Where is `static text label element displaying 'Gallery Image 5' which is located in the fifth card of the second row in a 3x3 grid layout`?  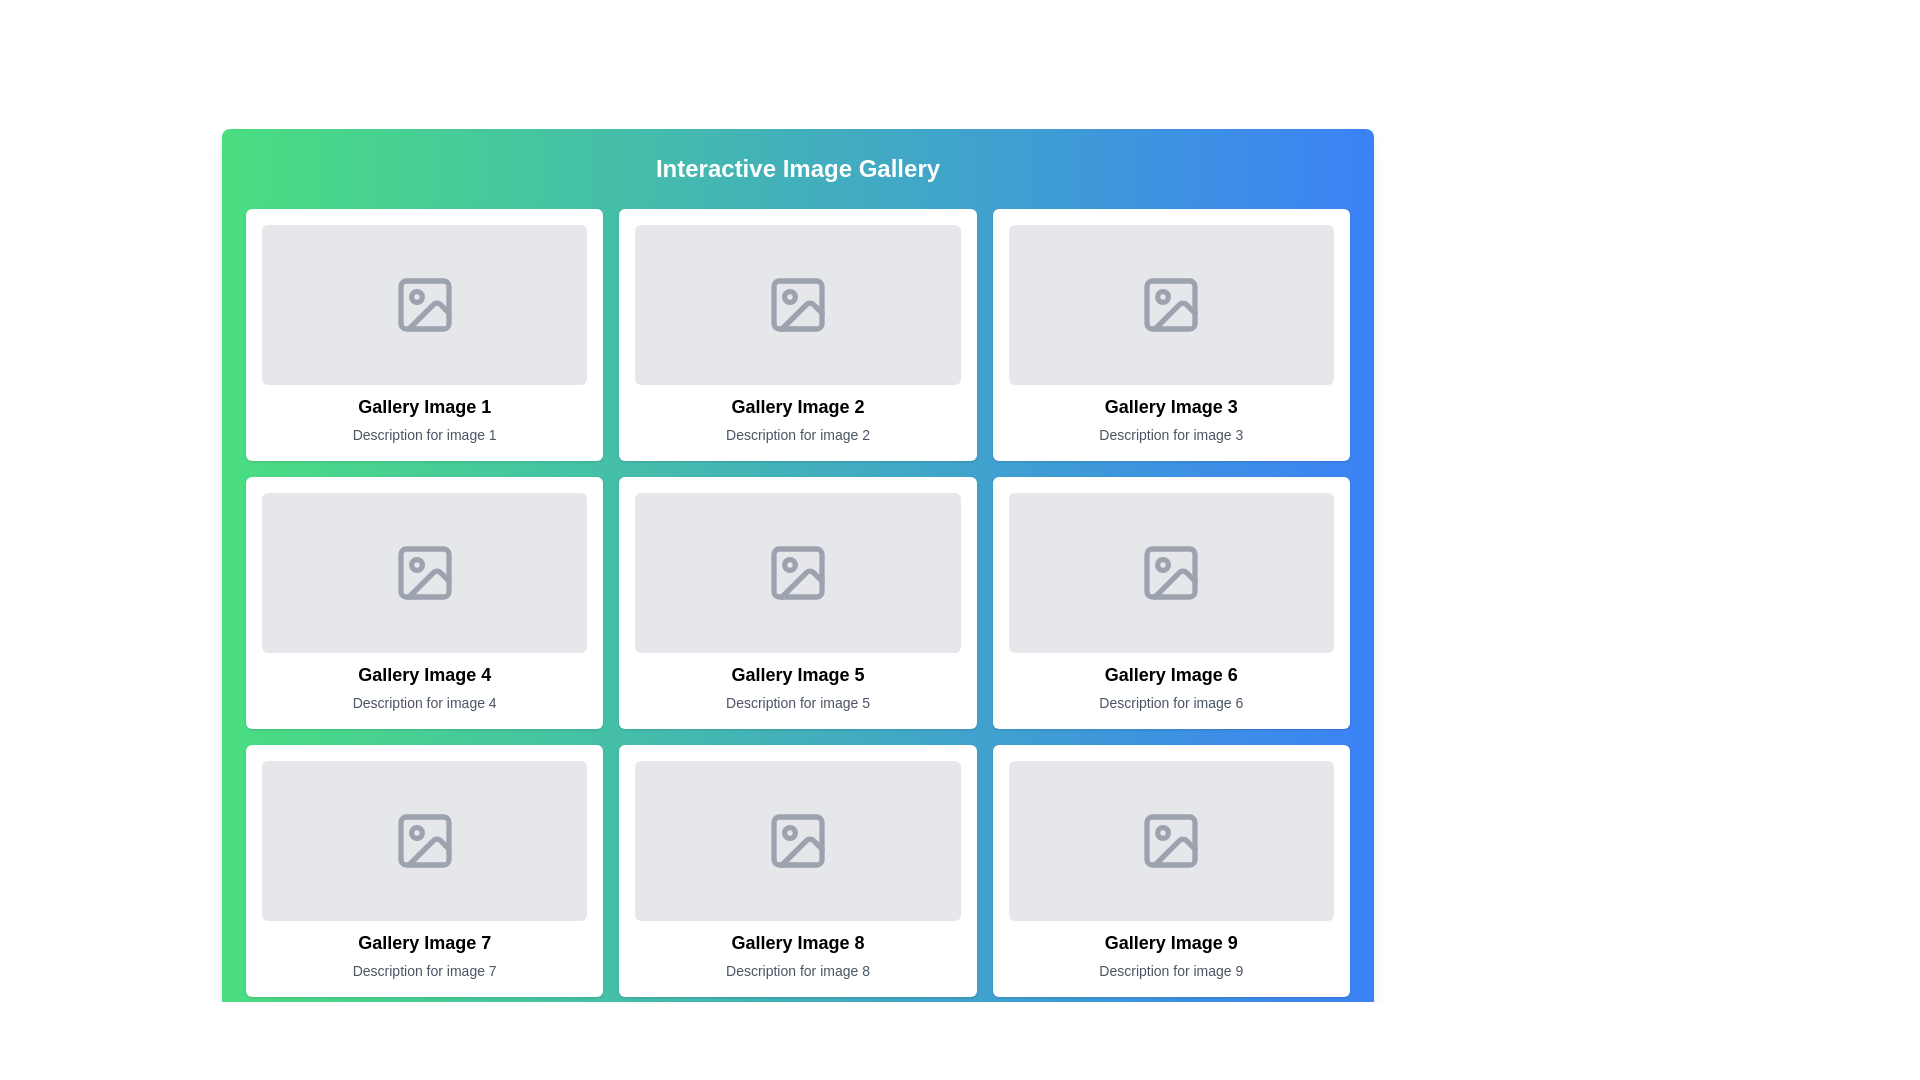 static text label element displaying 'Gallery Image 5' which is located in the fifth card of the second row in a 3x3 grid layout is located at coordinates (796, 675).